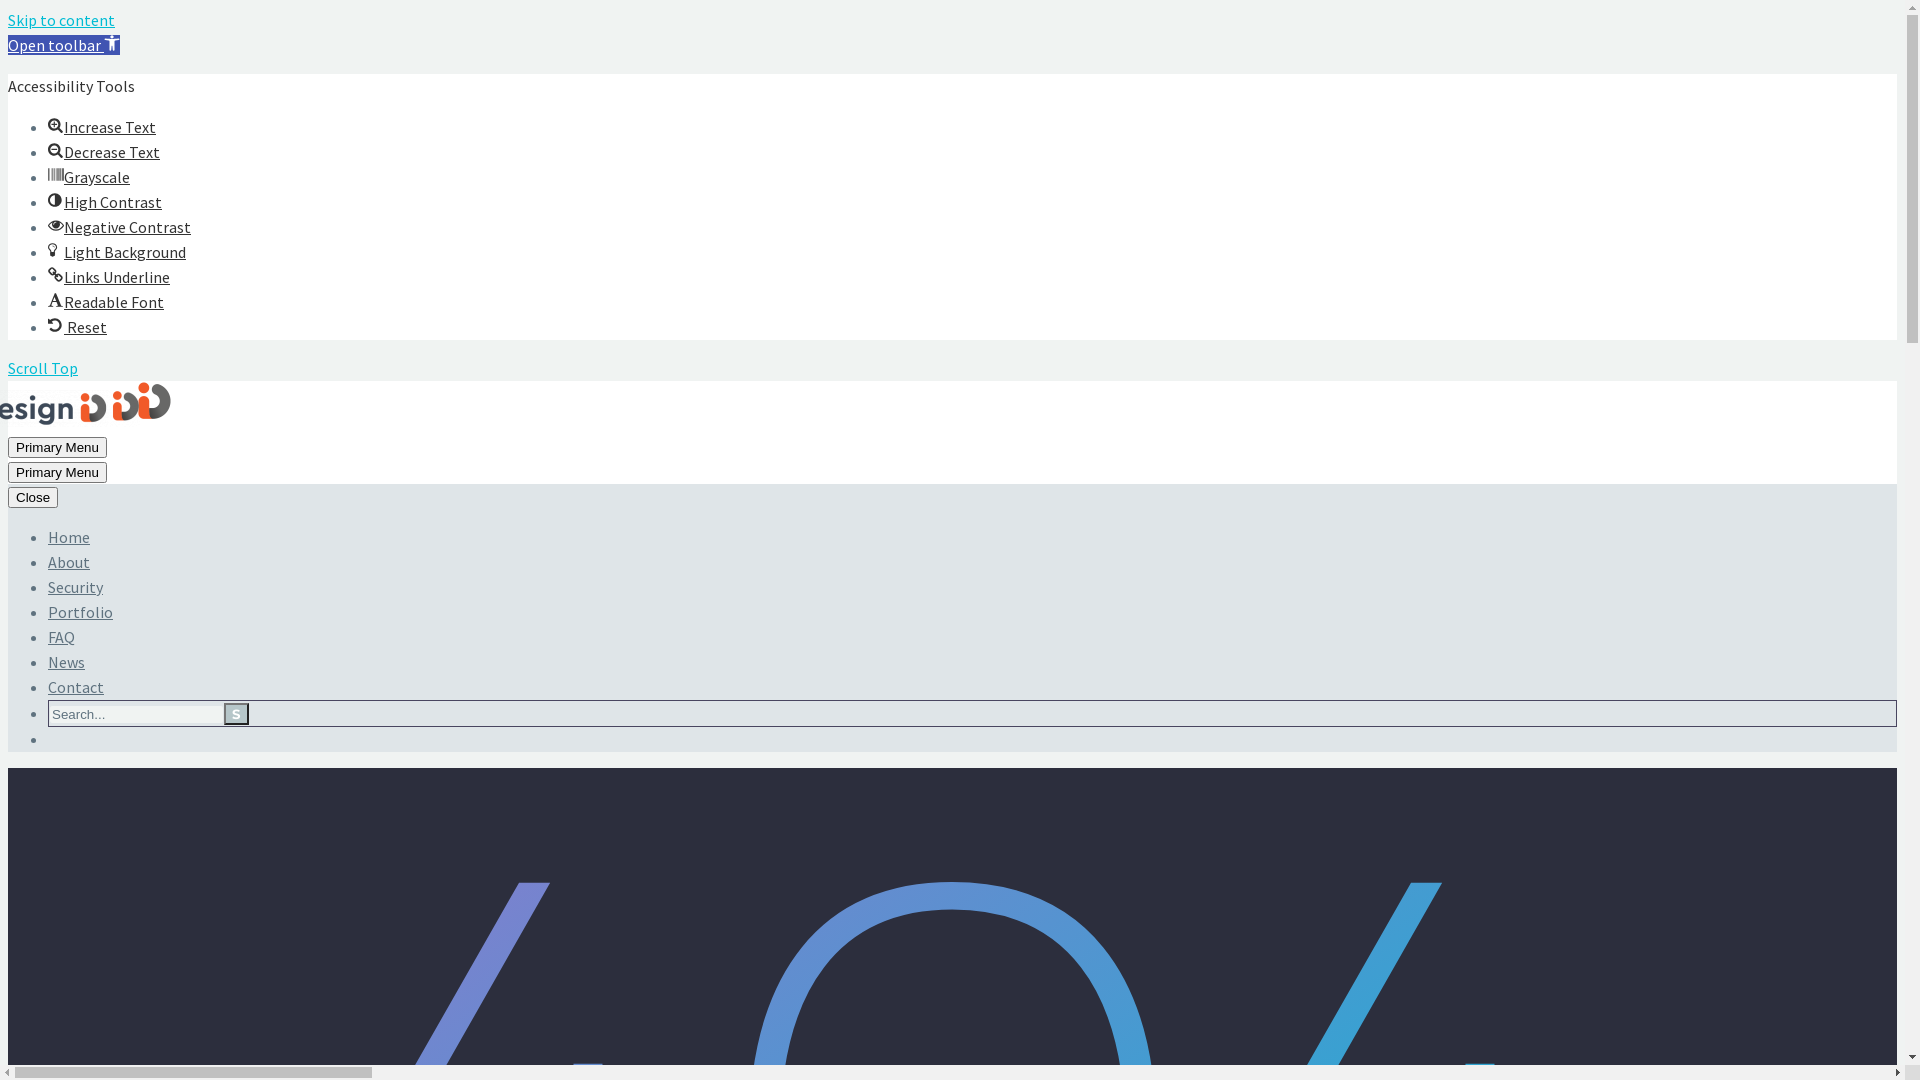 This screenshot has width=1920, height=1080. What do you see at coordinates (88, 176) in the screenshot?
I see `'GrayscaleGrayscale'` at bounding box center [88, 176].